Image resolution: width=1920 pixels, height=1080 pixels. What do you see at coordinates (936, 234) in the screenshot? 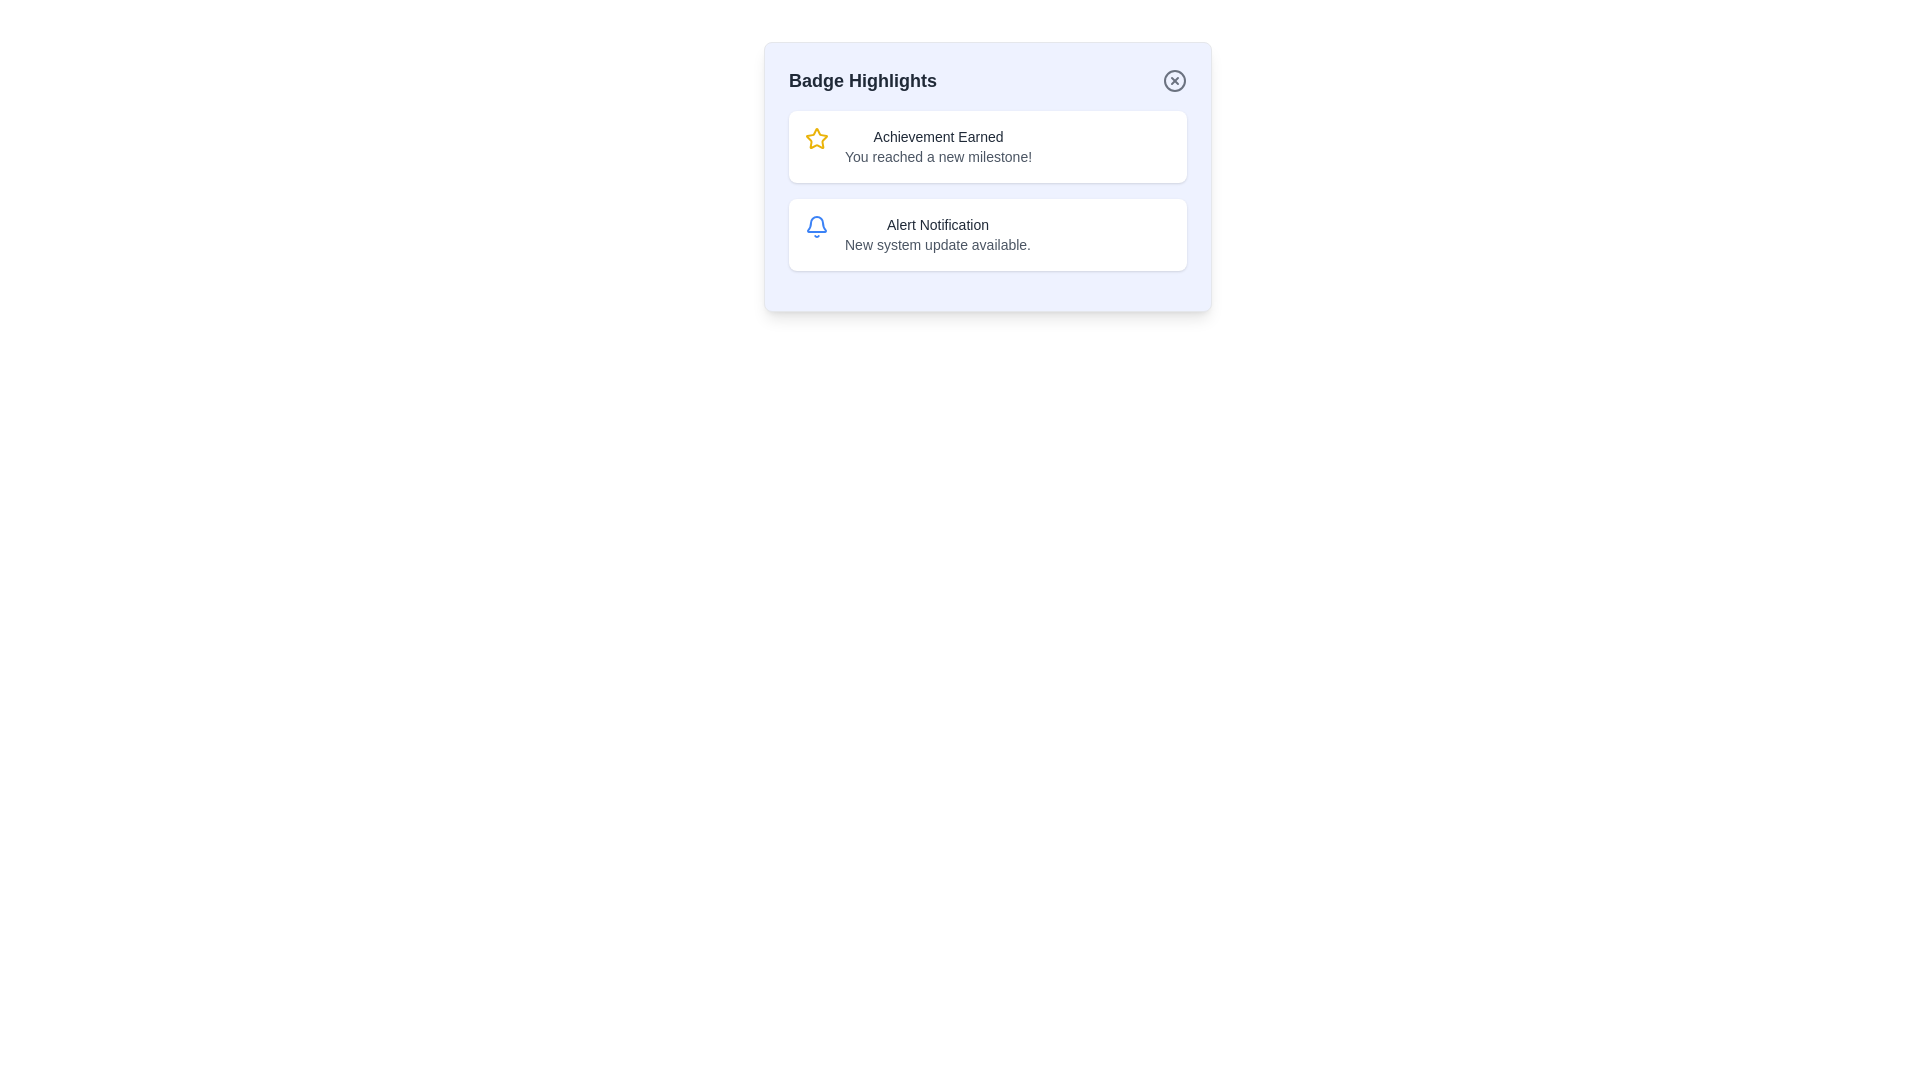
I see `text from the second notification entry in the 'Badge Highlights' section, which displays 'Alert Notification' and 'New system update available.'` at bounding box center [936, 234].